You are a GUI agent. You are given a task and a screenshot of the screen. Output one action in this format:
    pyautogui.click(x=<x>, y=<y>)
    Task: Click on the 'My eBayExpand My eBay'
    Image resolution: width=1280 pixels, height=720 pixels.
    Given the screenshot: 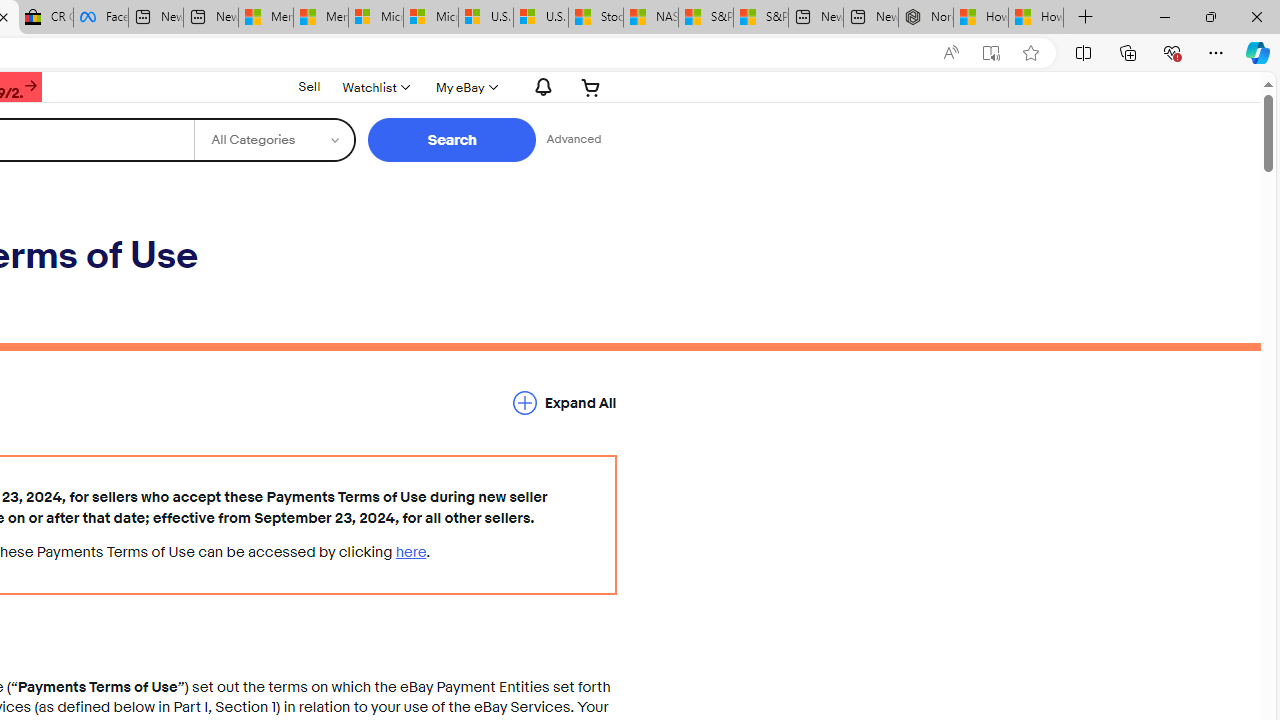 What is the action you would take?
    pyautogui.click(x=464, y=86)
    